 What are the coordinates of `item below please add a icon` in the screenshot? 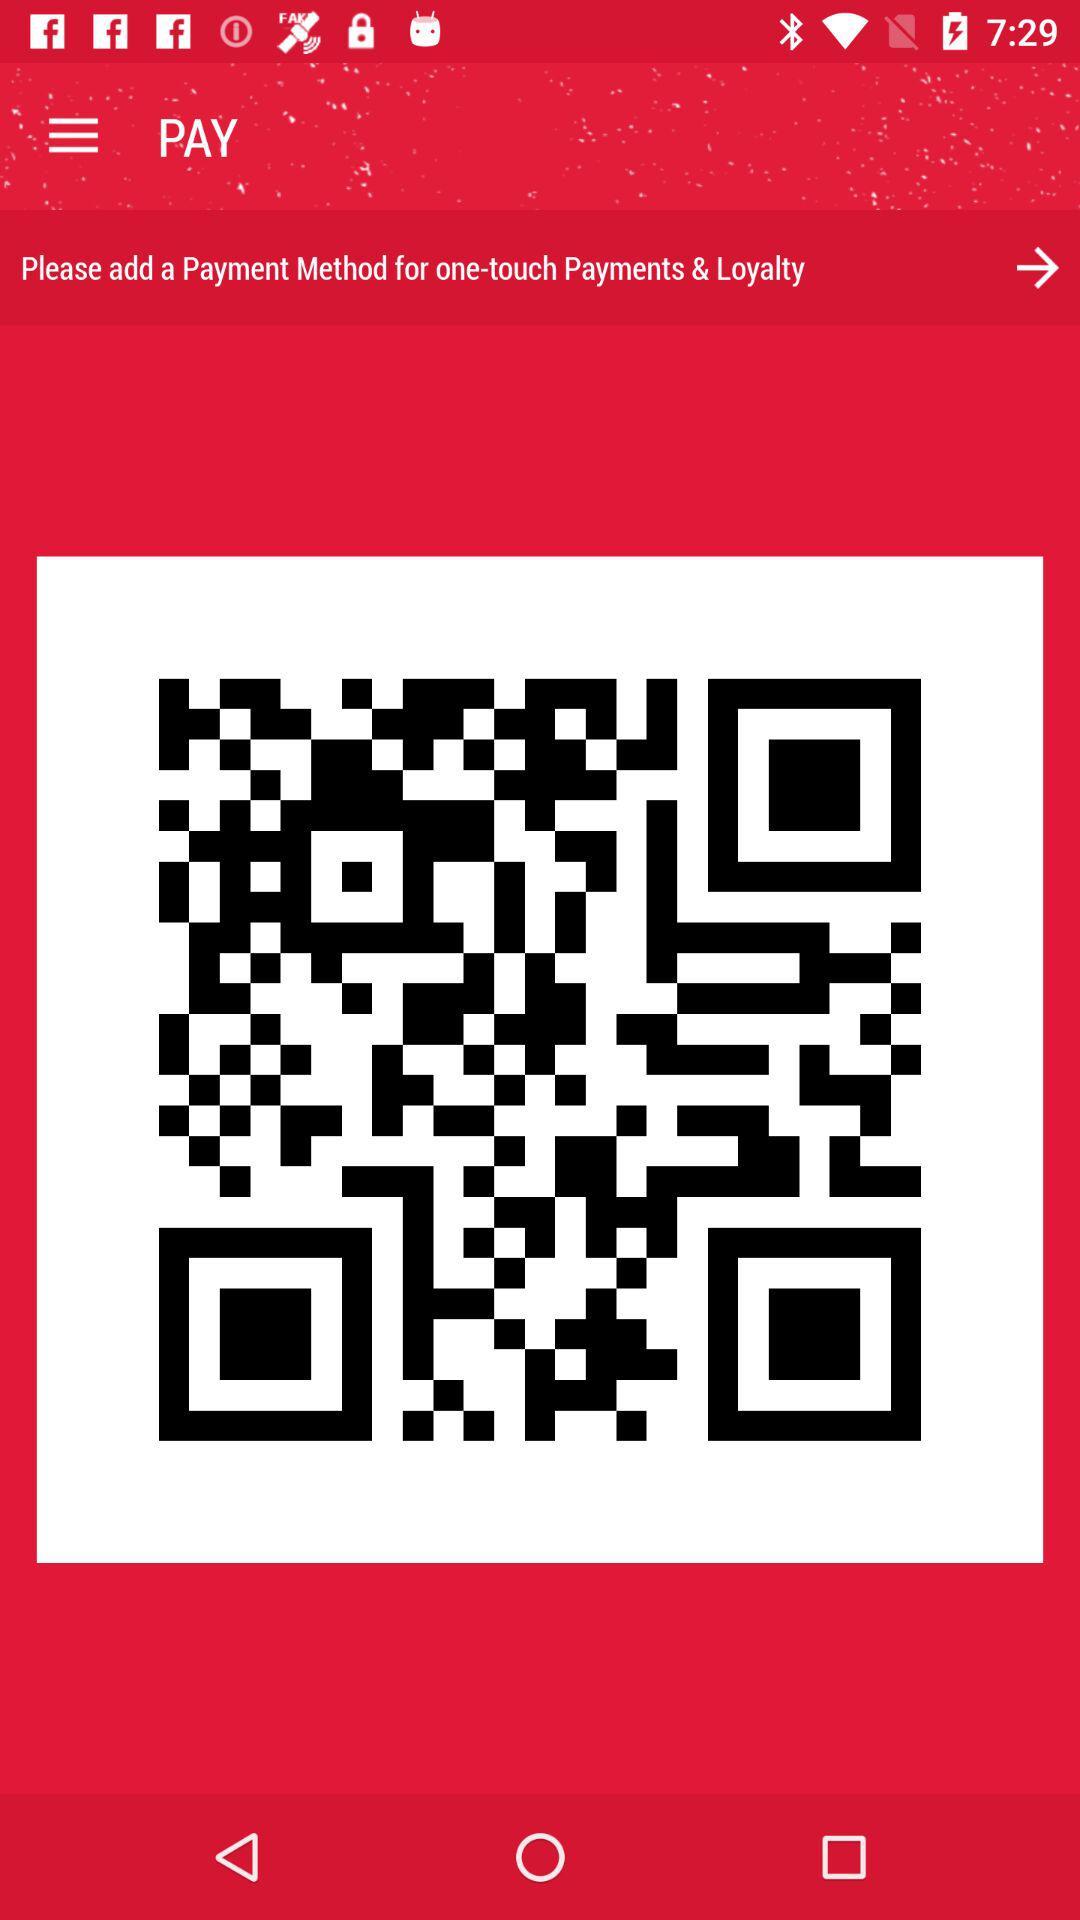 It's located at (540, 1058).